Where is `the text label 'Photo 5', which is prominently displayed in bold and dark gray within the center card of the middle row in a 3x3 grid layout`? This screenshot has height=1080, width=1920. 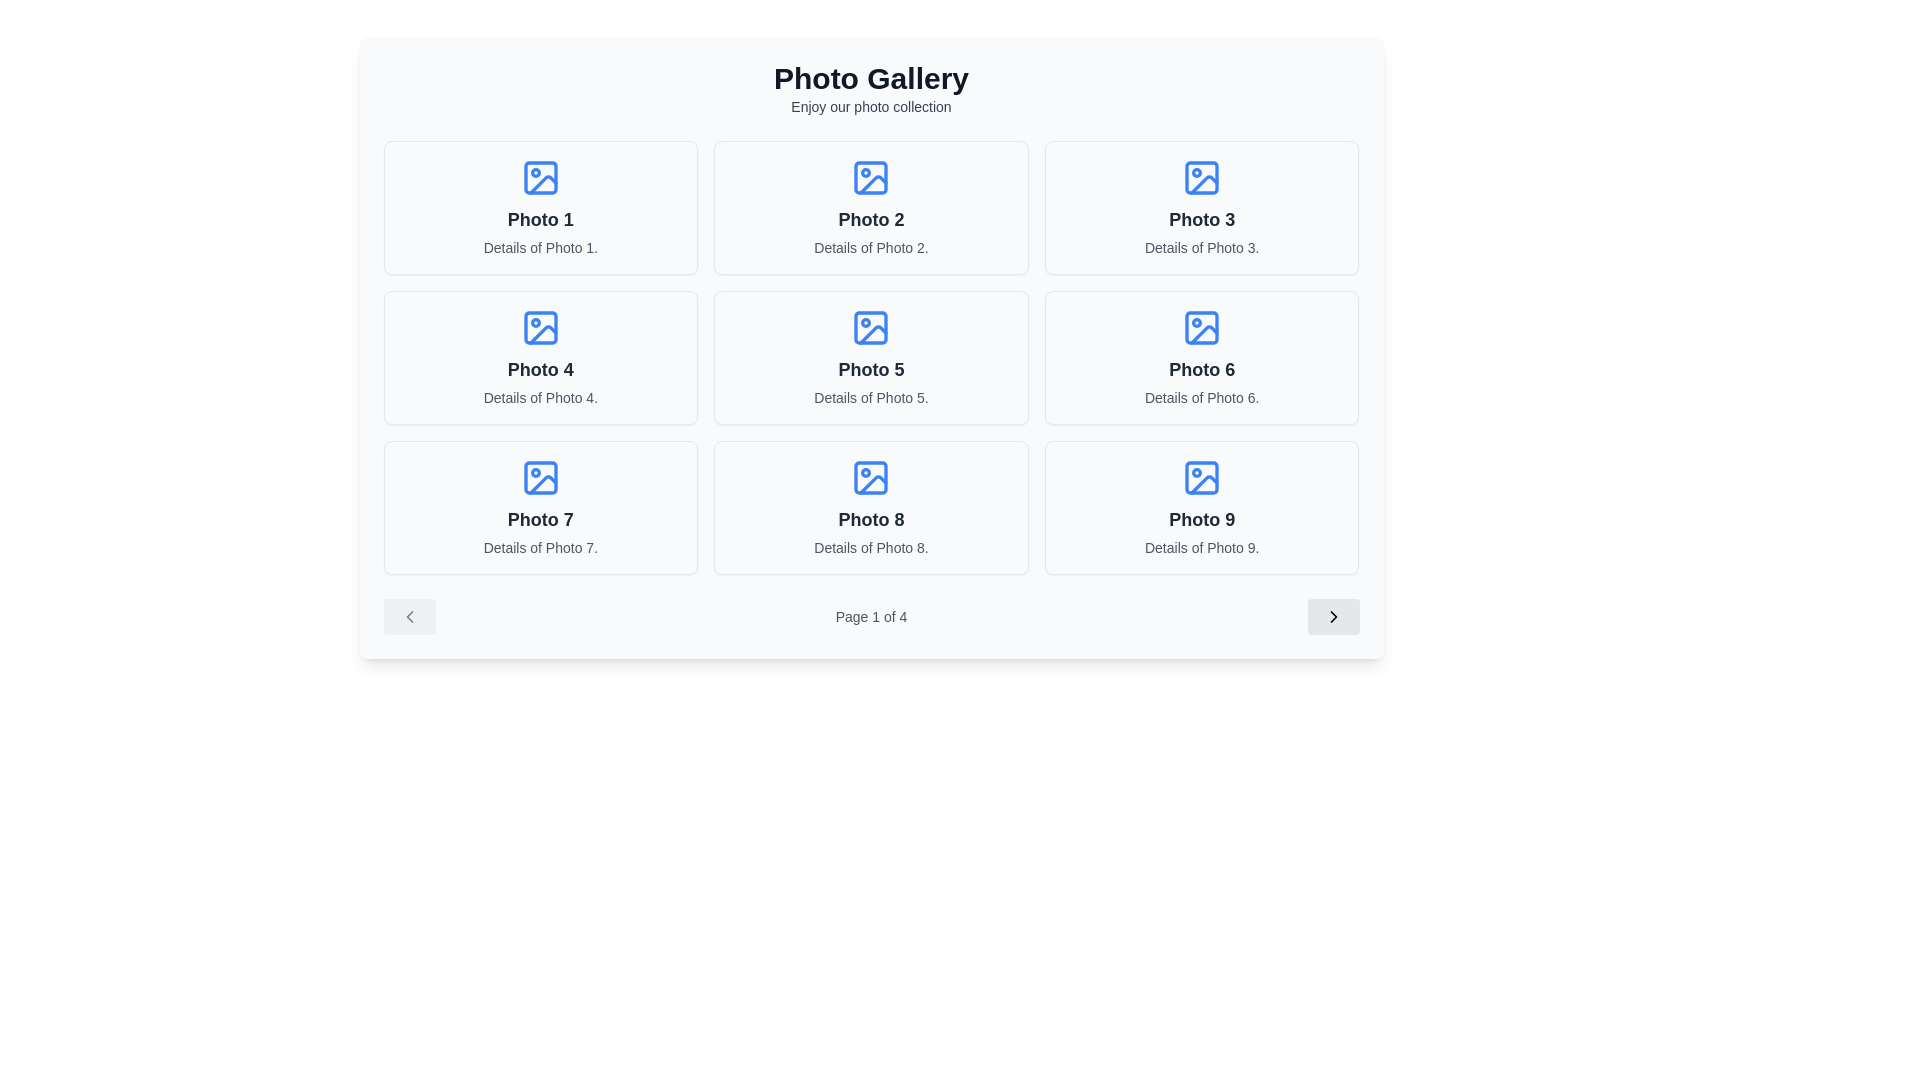 the text label 'Photo 5', which is prominently displayed in bold and dark gray within the center card of the middle row in a 3x3 grid layout is located at coordinates (871, 370).